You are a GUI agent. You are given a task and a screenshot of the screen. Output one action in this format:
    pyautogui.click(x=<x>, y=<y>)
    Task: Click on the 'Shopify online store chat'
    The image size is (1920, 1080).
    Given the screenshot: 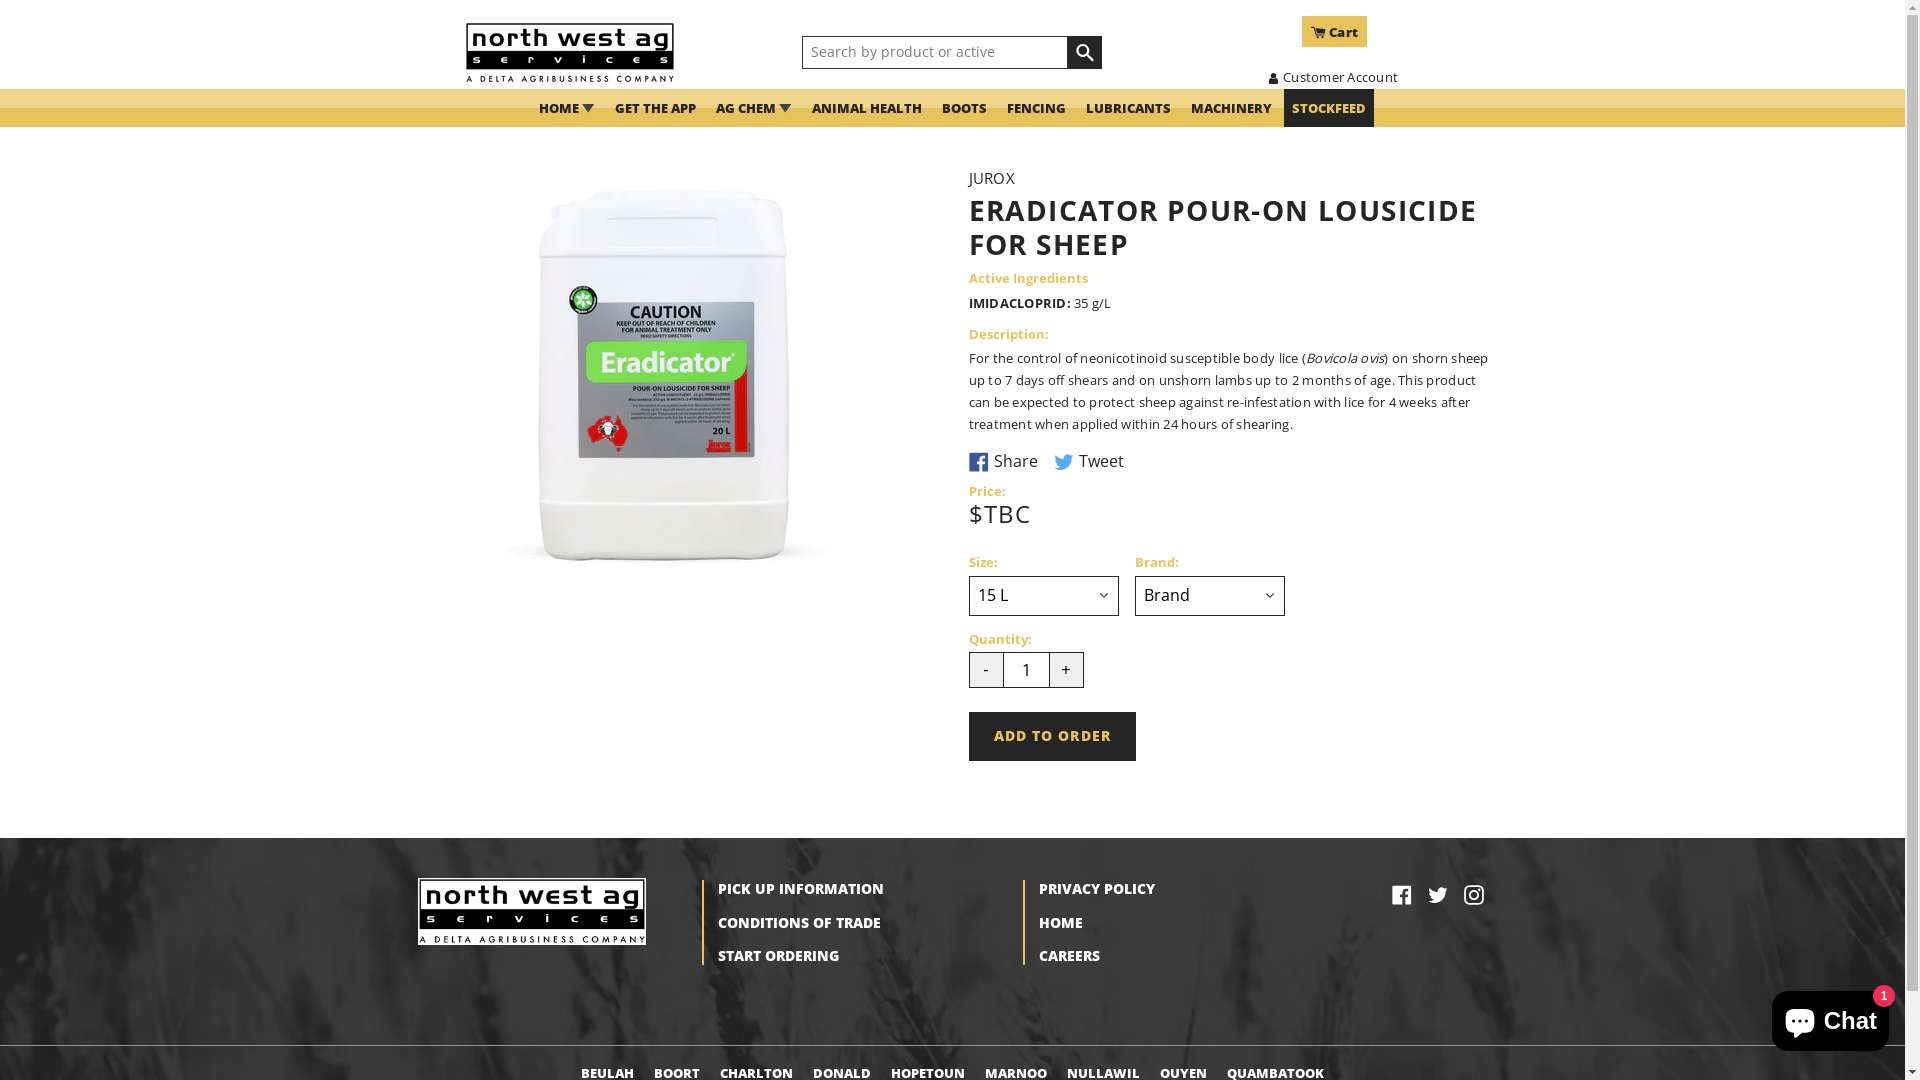 What is the action you would take?
    pyautogui.click(x=1766, y=1017)
    